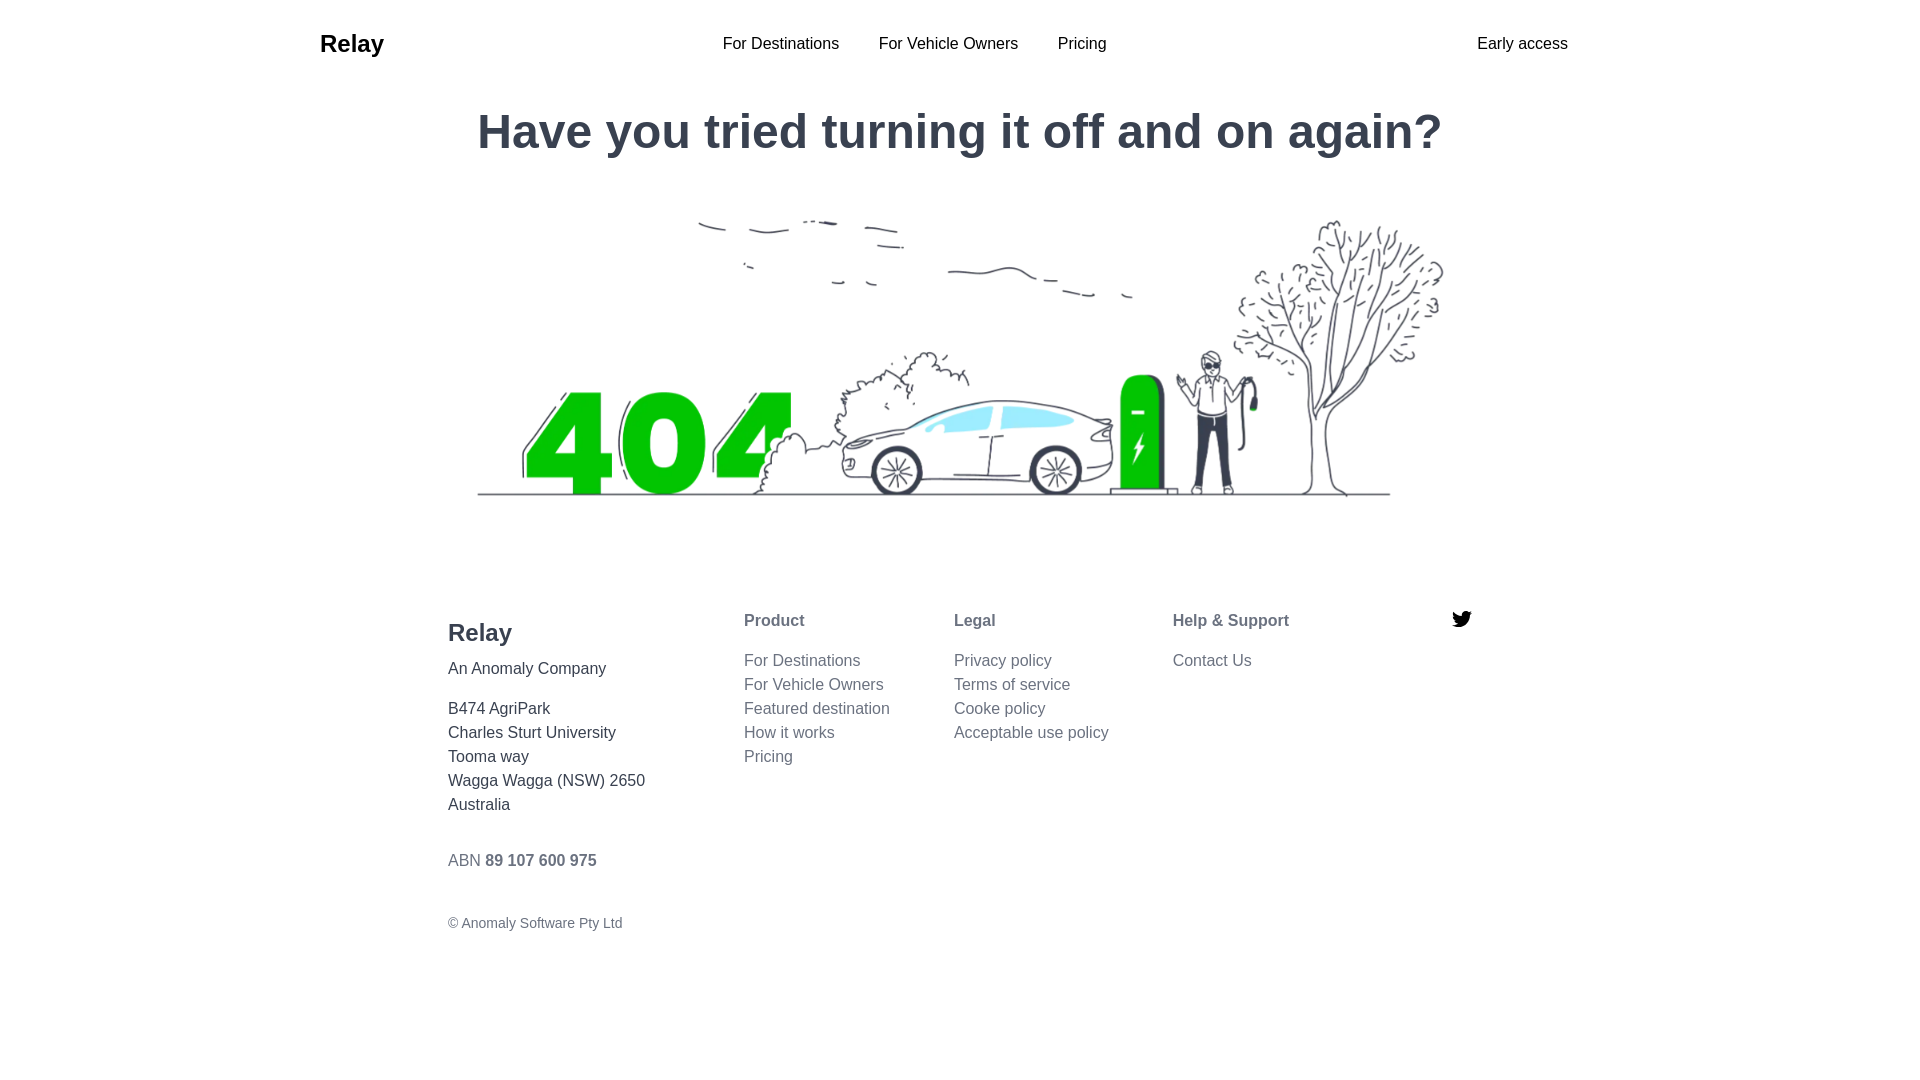 The height and width of the screenshot is (1080, 1920). Describe the element at coordinates (1031, 620) in the screenshot. I see `'Legal'` at that location.